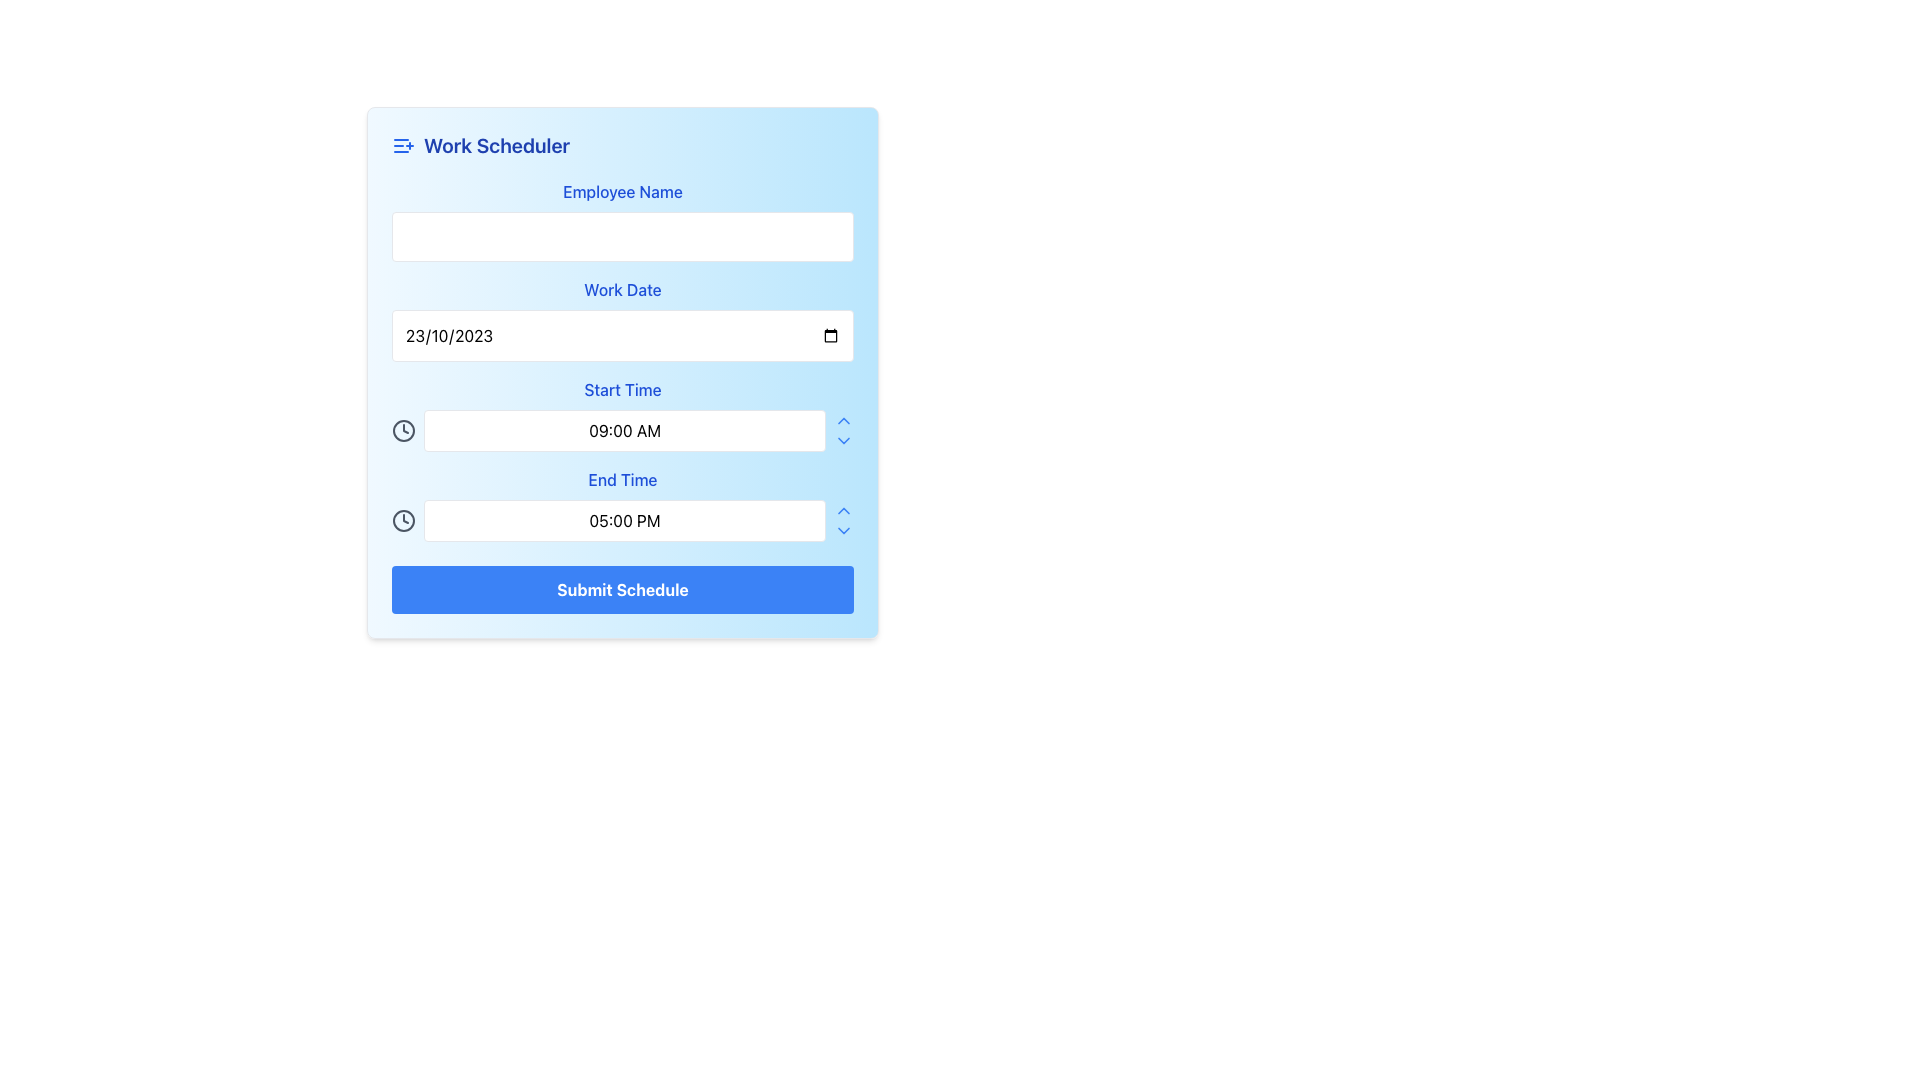  What do you see at coordinates (402, 519) in the screenshot?
I see `the gray clock icon located in the 'Work Scheduler' form, positioned to the left of the 'Start Time' input field` at bounding box center [402, 519].